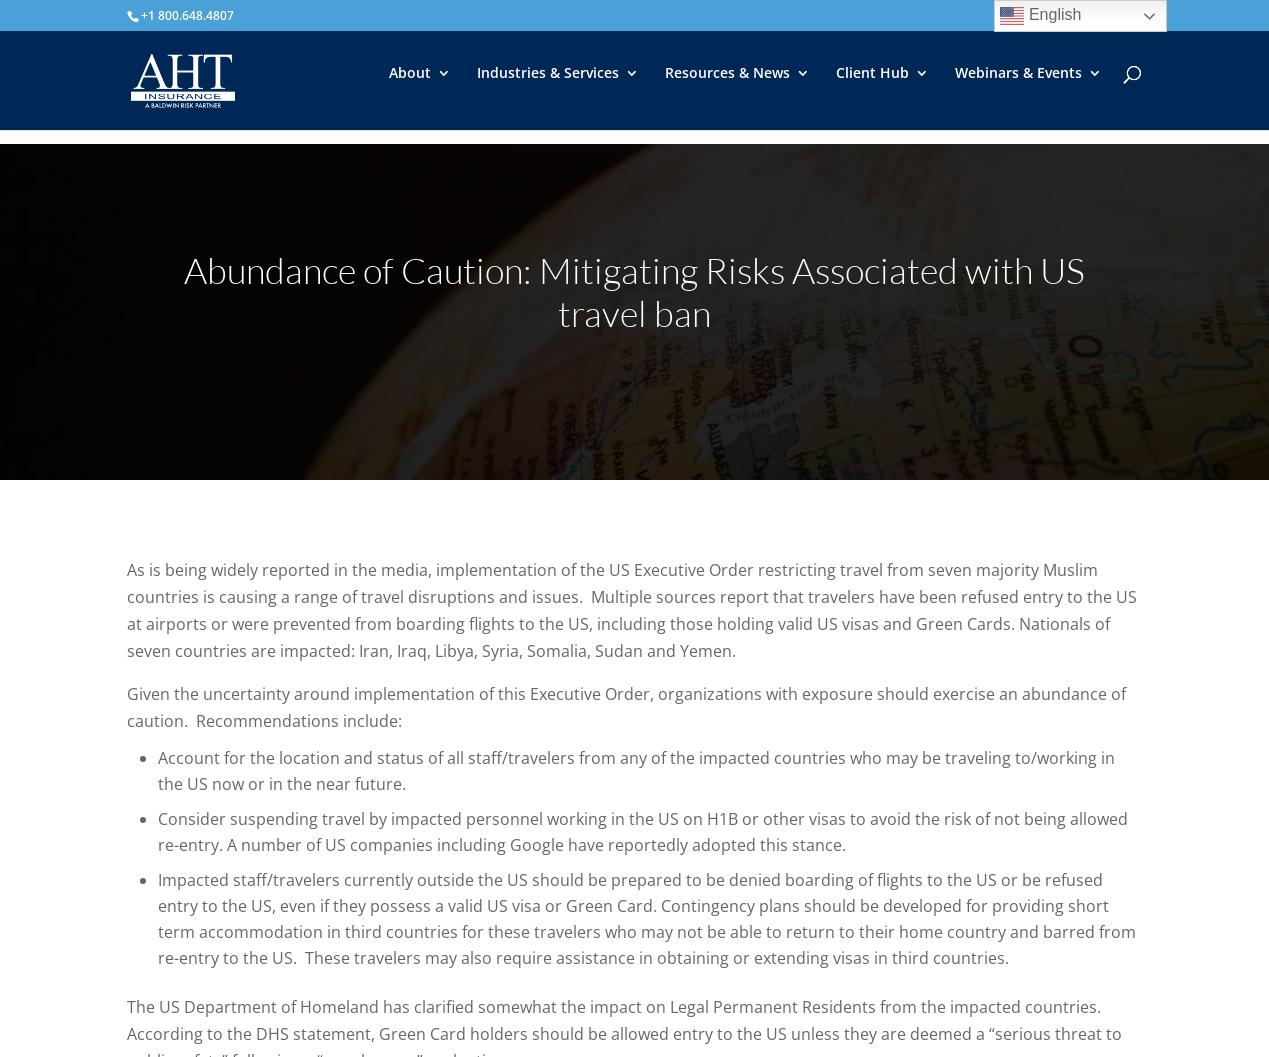 The width and height of the screenshot is (1269, 1057). I want to click on 'Catastrophic Claim Resources', so click(940, 280).